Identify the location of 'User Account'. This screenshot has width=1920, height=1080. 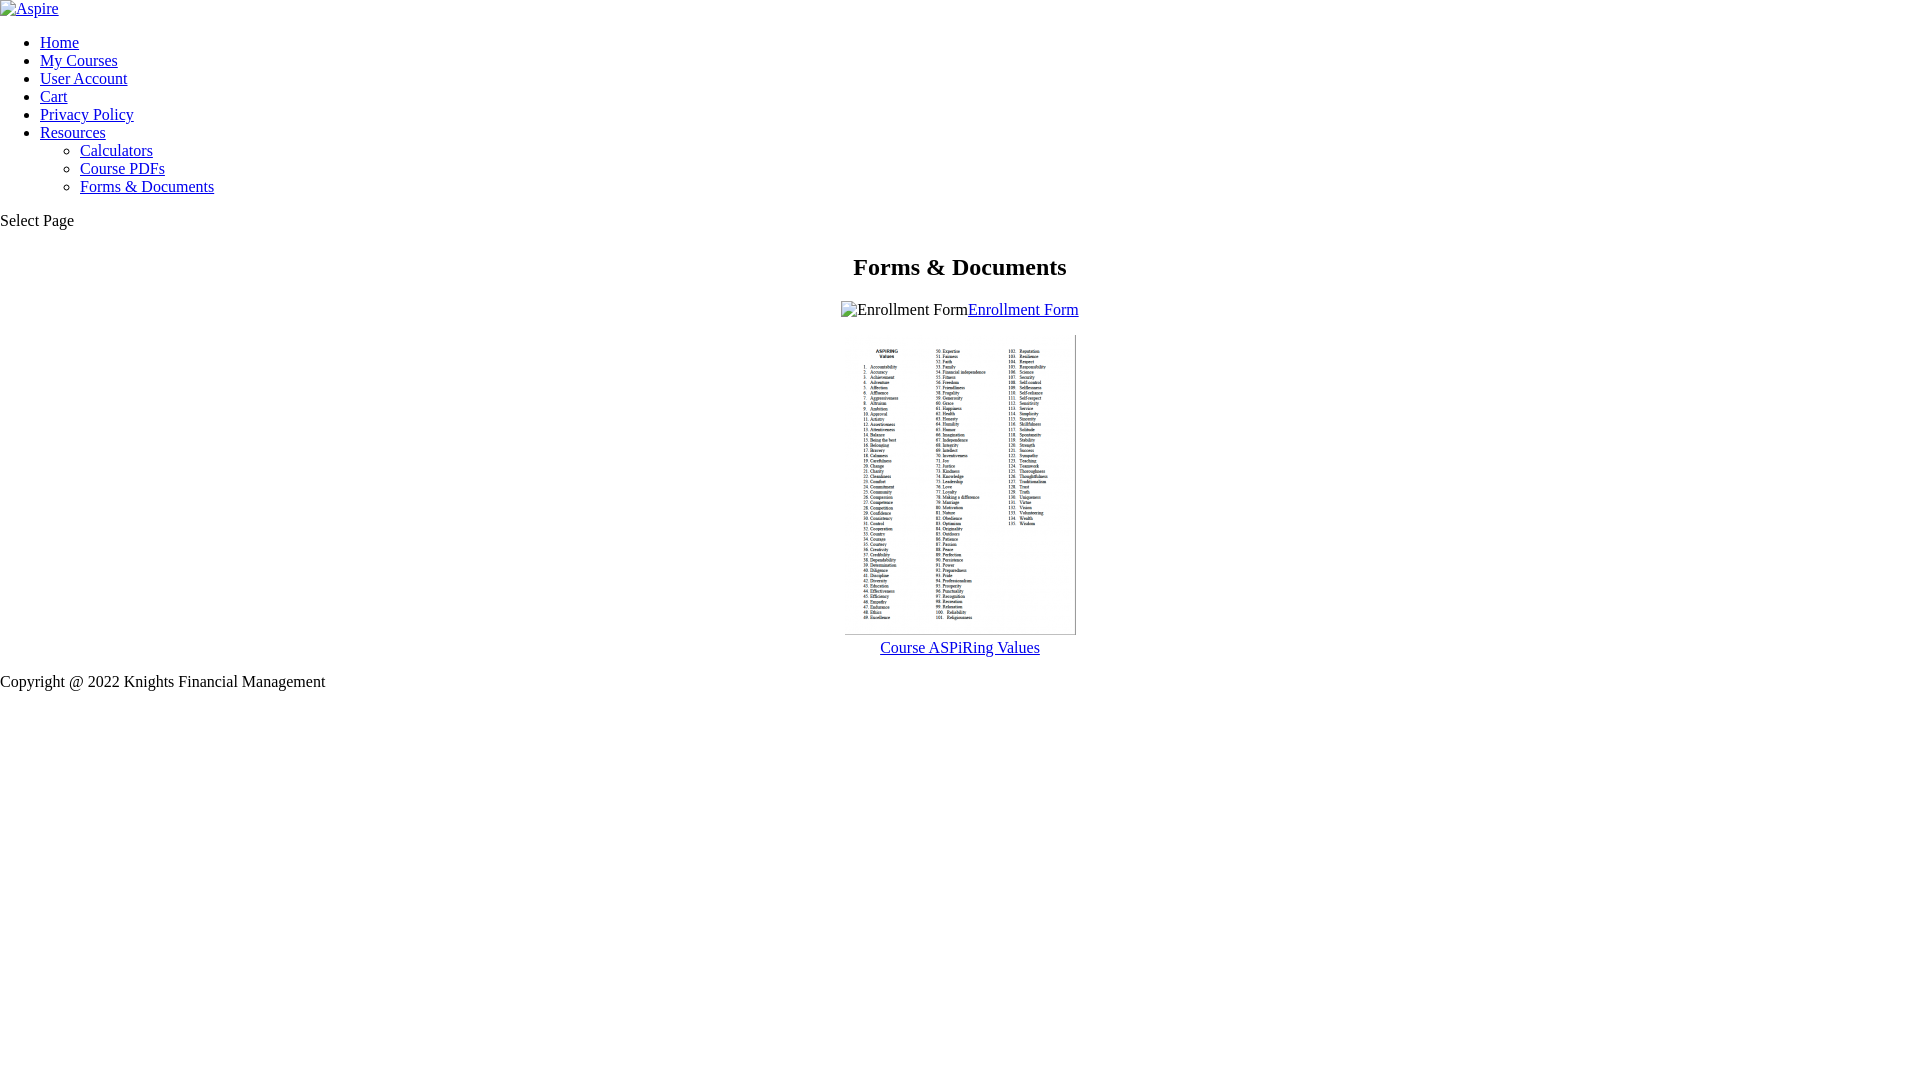
(82, 77).